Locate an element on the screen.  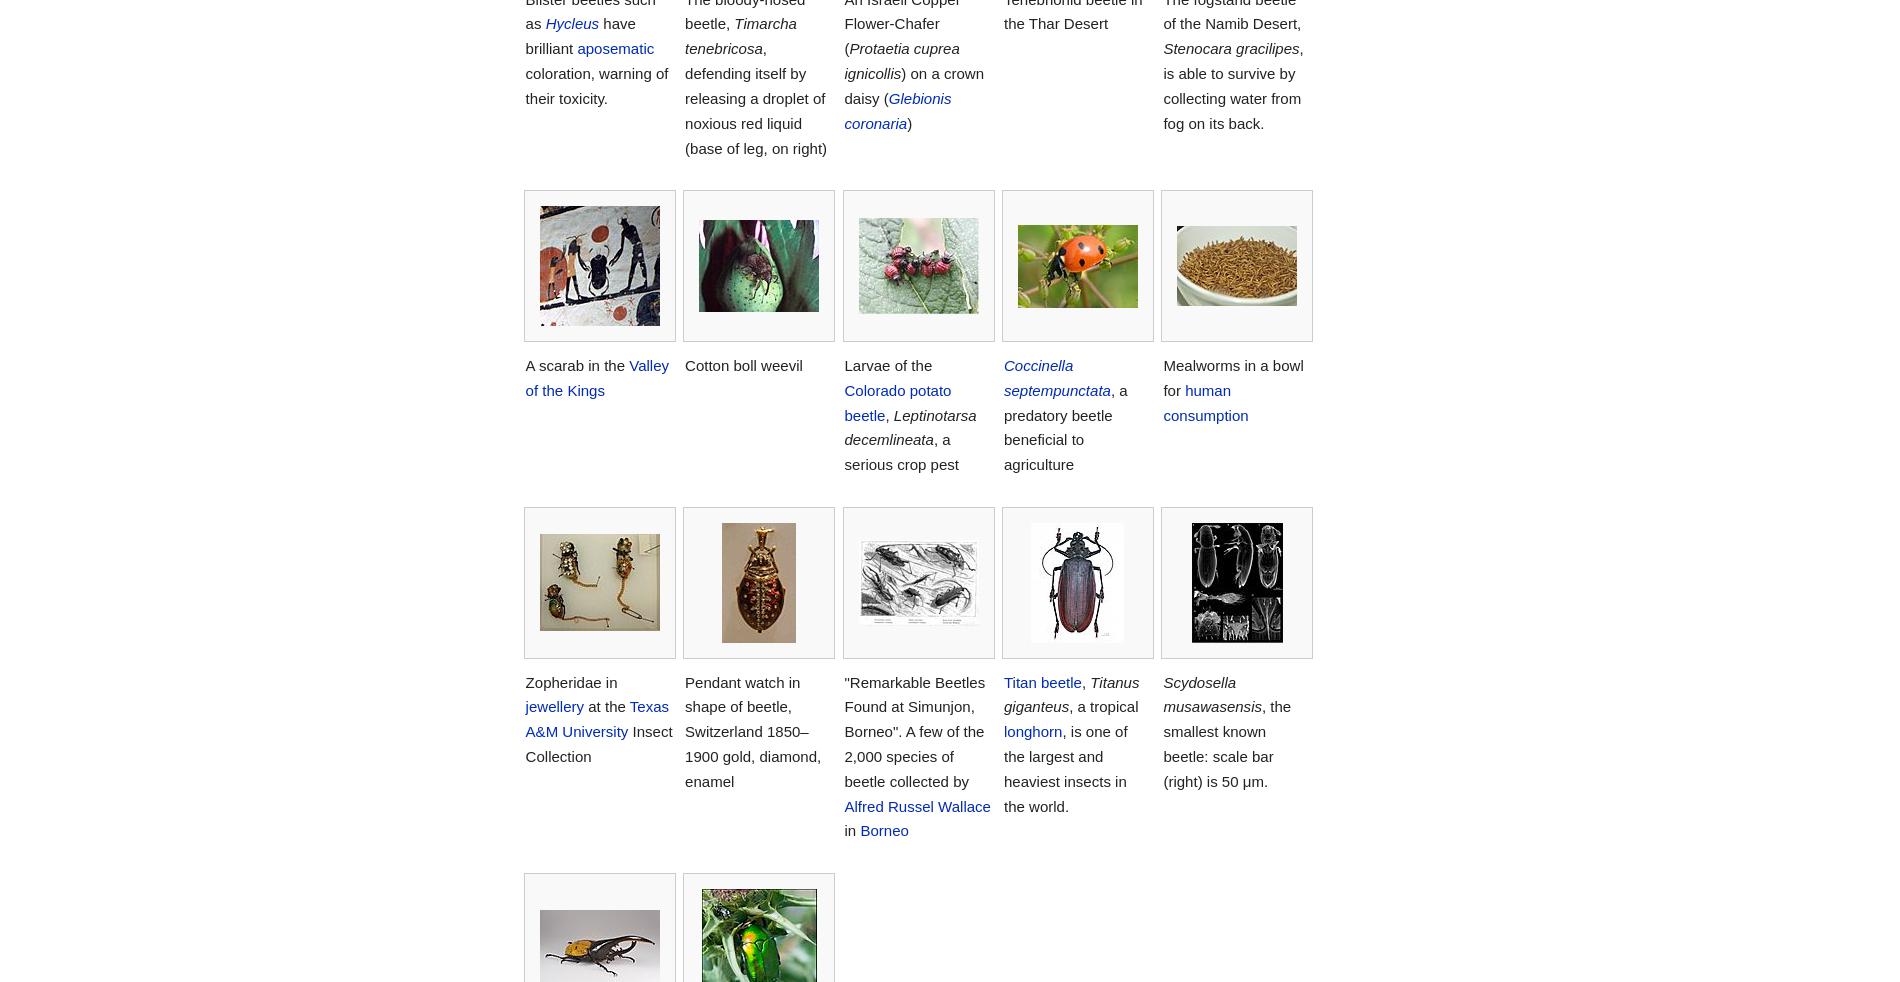
'Pendant watch in shape of beetle, Switzerland 1850–1900 gold, diamond, enamel' is located at coordinates (751, 730).